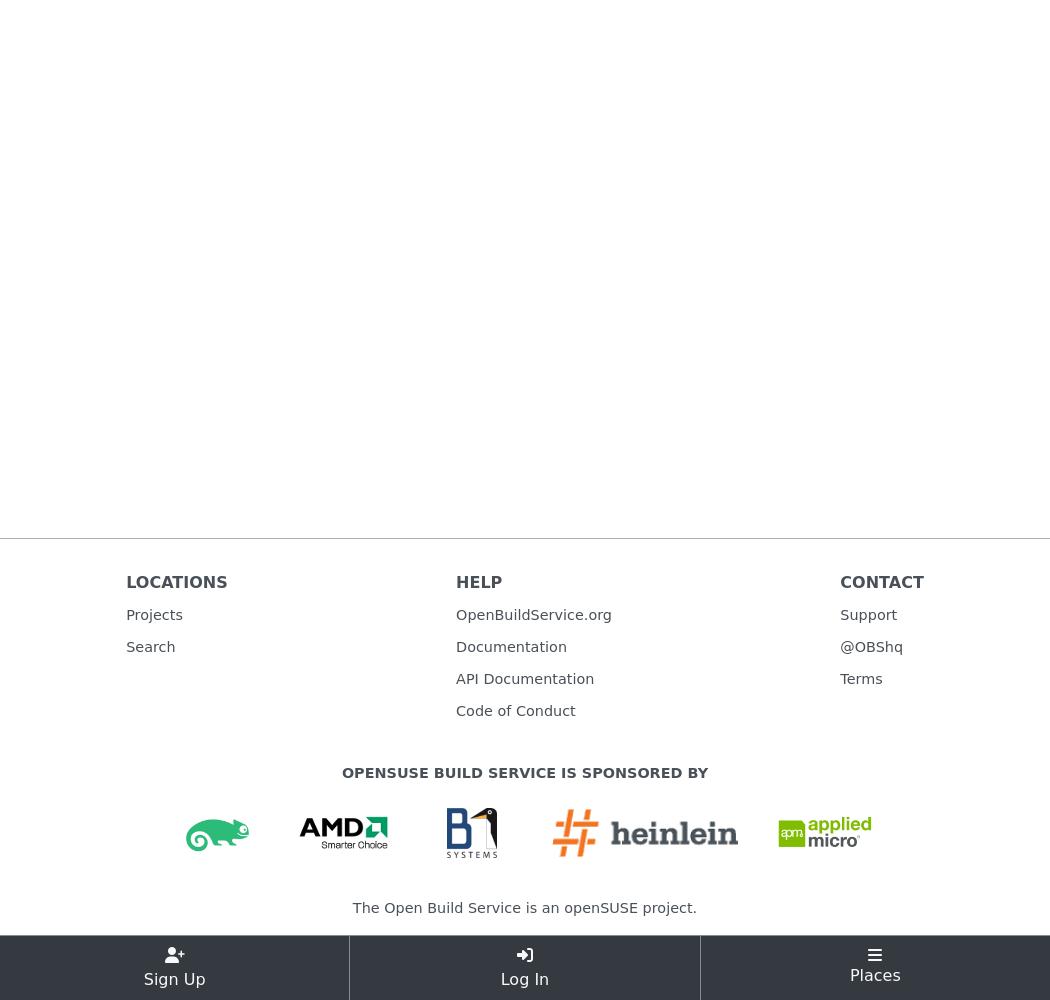 The width and height of the screenshot is (1050, 1000). What do you see at coordinates (173, 978) in the screenshot?
I see `'Sign Up'` at bounding box center [173, 978].